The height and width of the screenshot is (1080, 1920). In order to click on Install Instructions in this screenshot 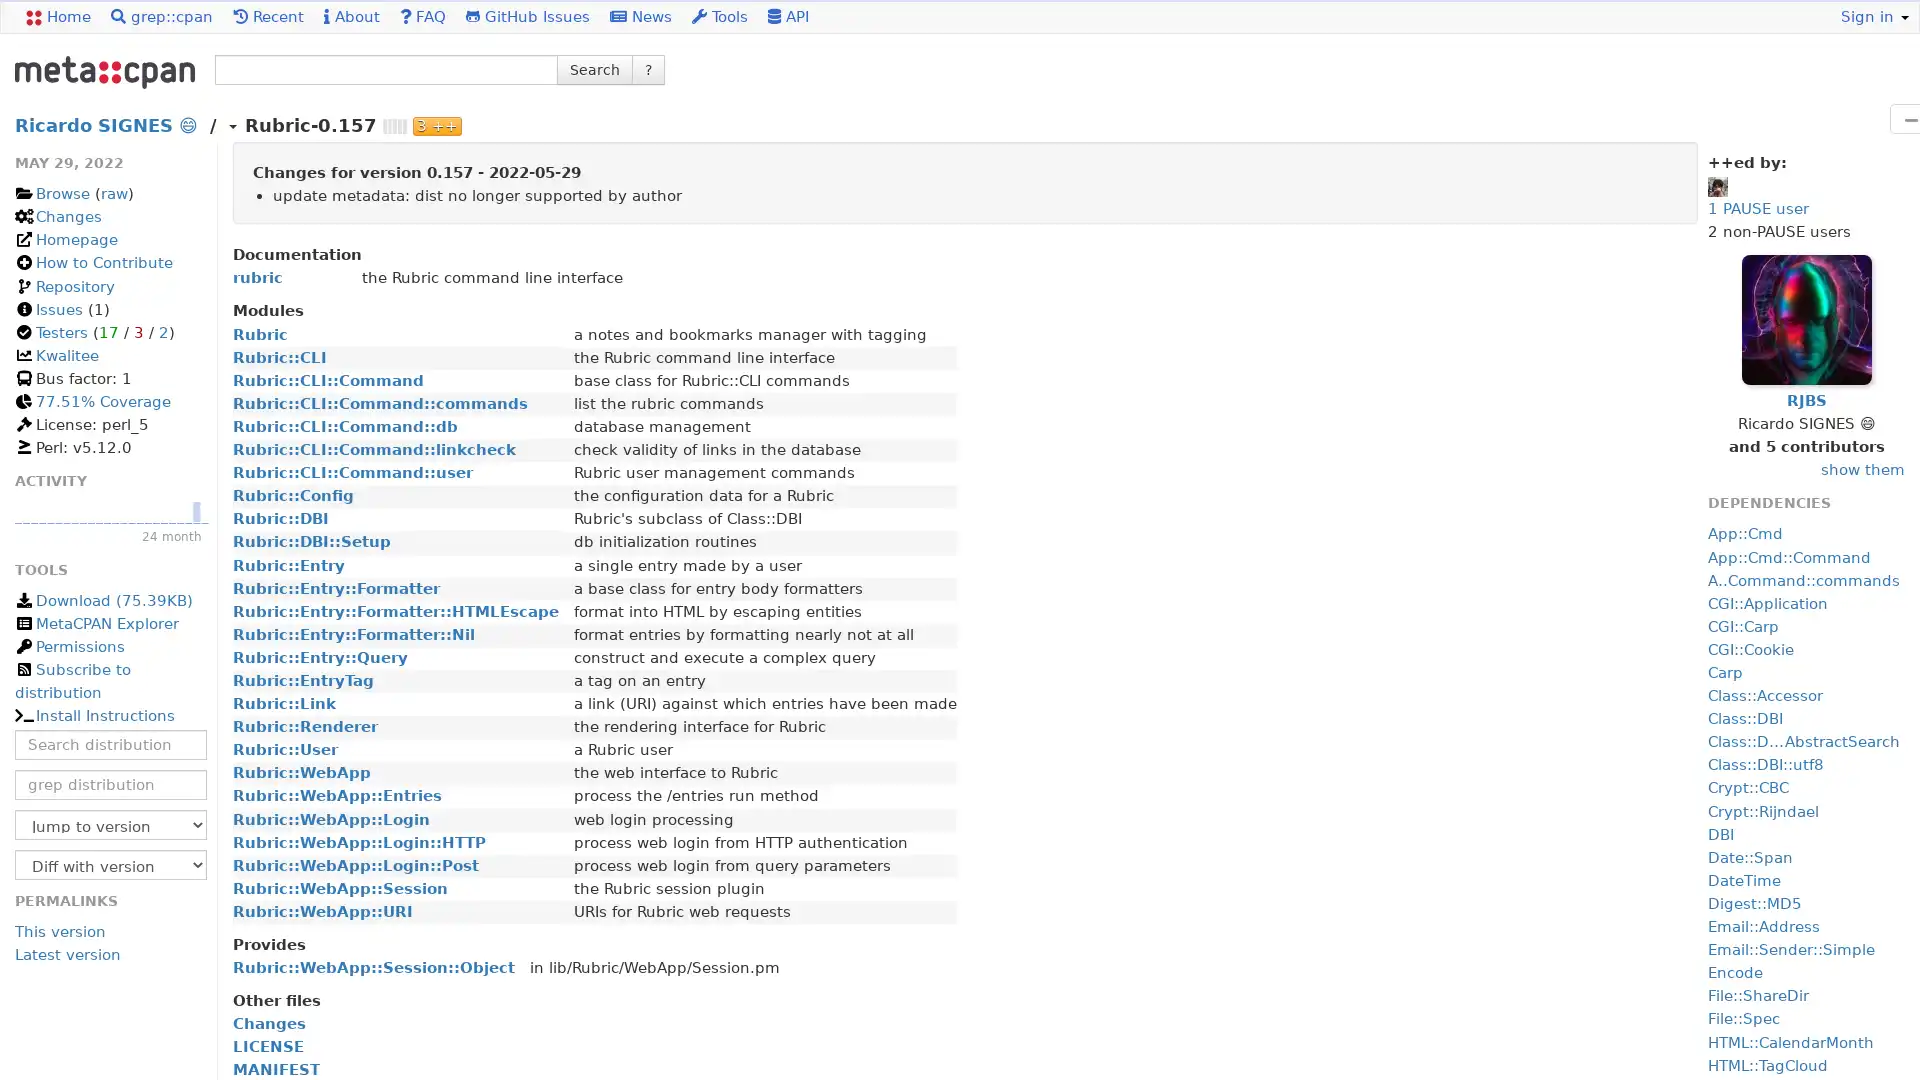, I will do `click(93, 715)`.